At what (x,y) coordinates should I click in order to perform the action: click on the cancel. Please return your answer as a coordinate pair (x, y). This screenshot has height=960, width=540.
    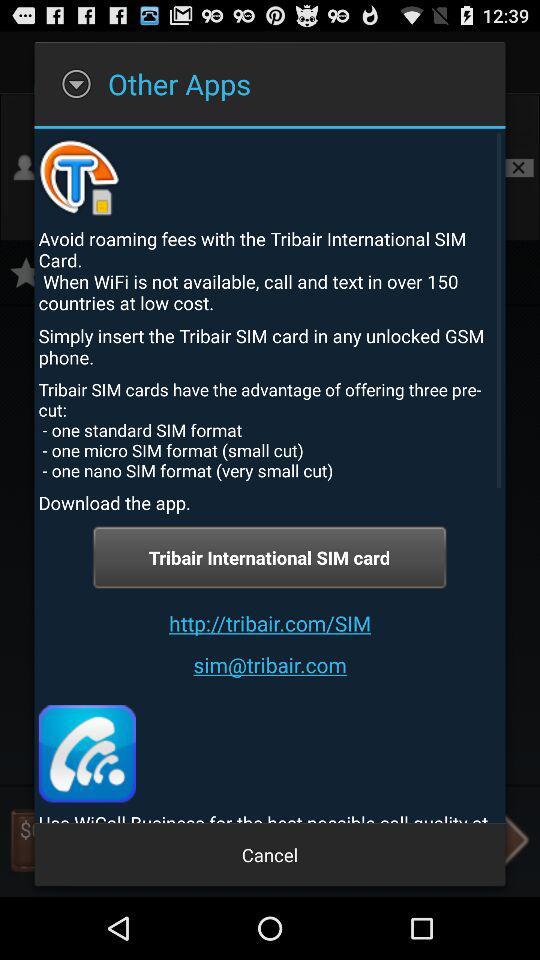
    Looking at the image, I should click on (270, 853).